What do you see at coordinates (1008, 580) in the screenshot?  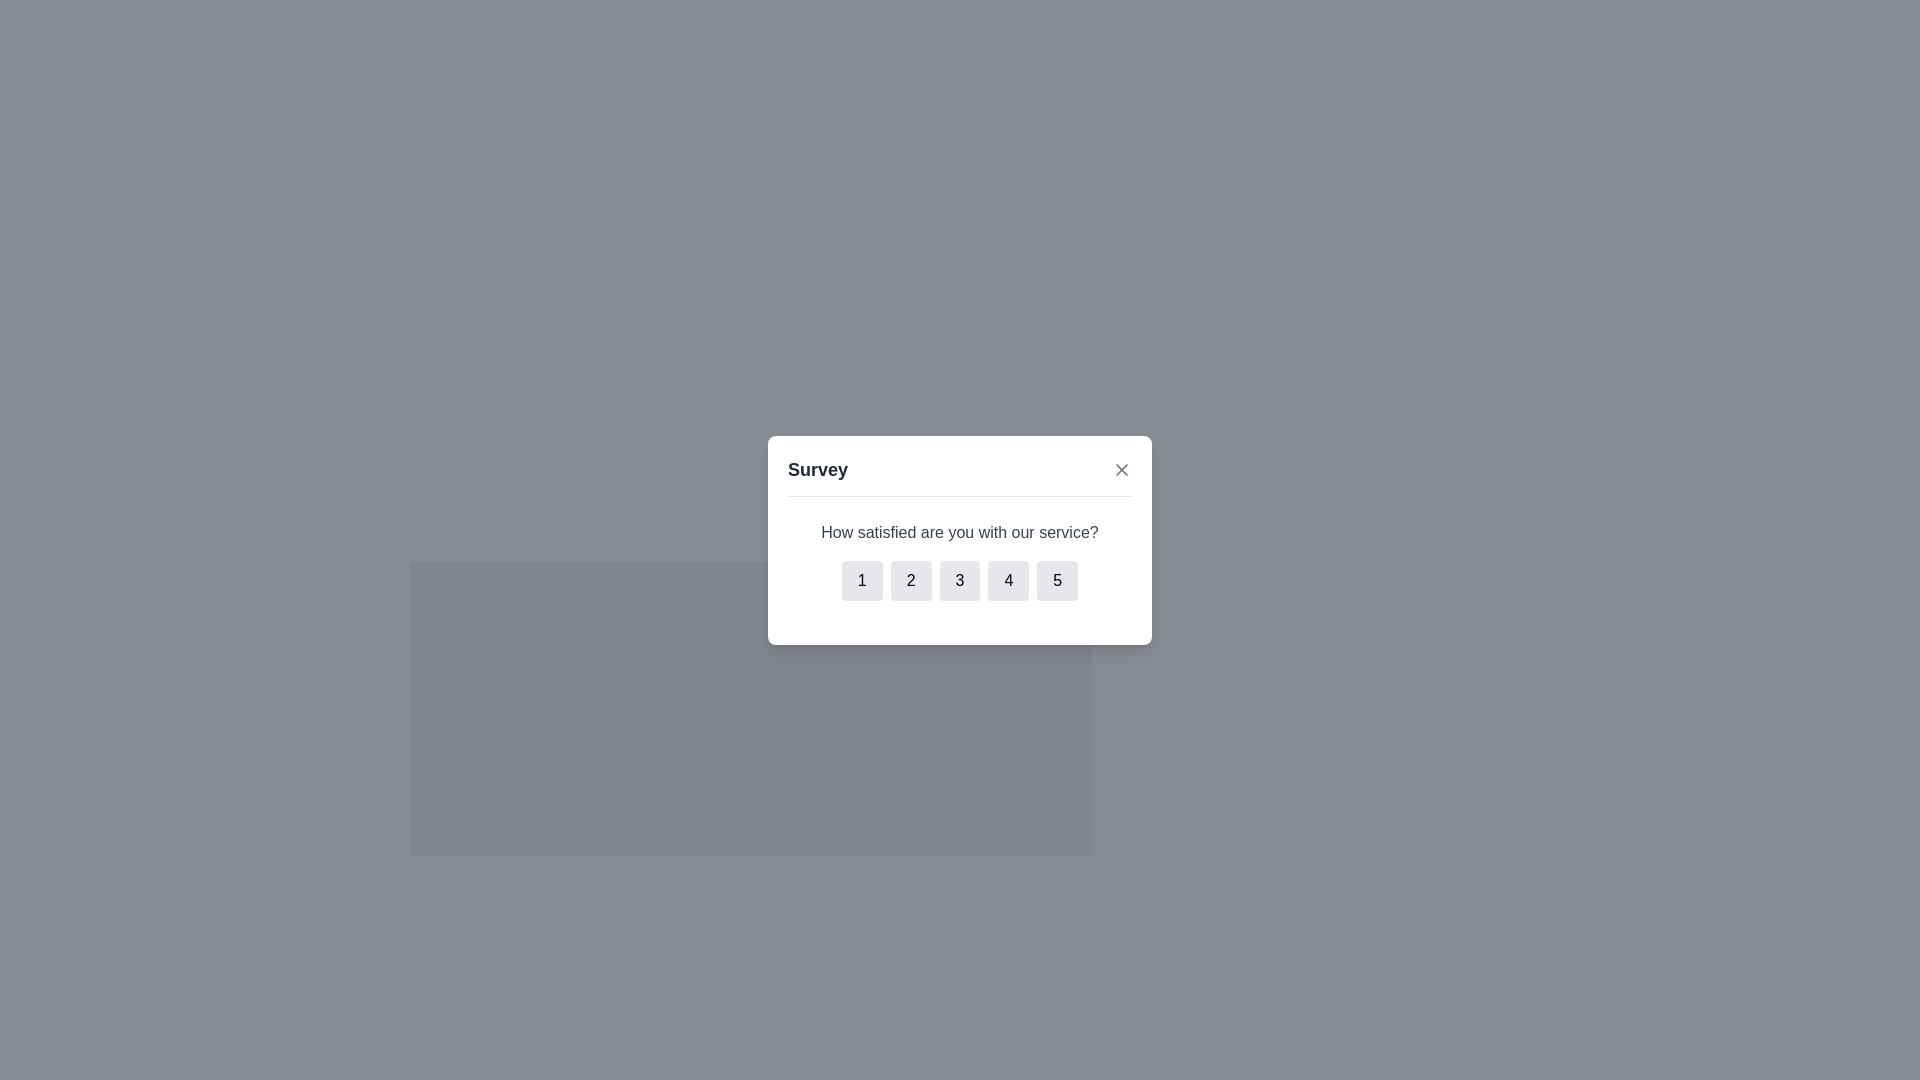 I see `the button labeled '4' which is a rectangular box with a light gray background and slightly rounded corners, located in the center of a survey popup window` at bounding box center [1008, 580].